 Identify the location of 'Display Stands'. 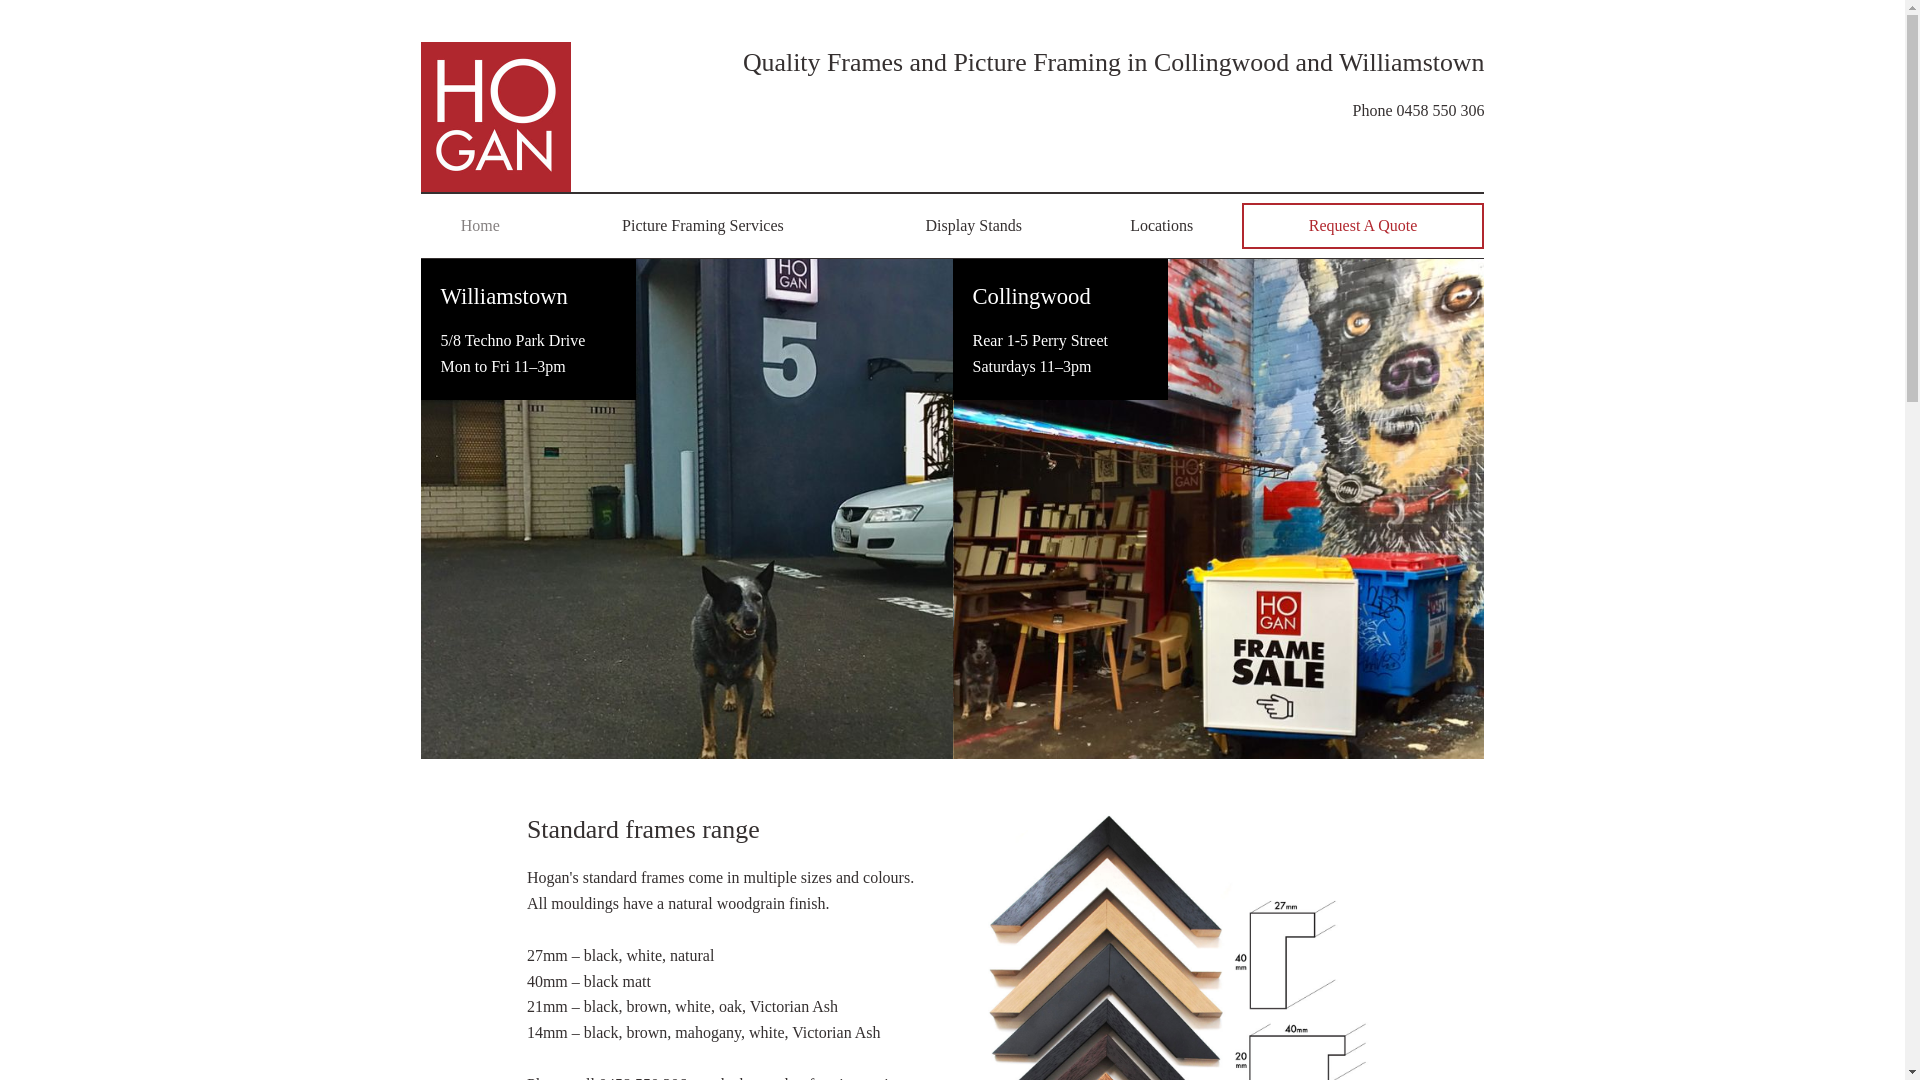
(974, 225).